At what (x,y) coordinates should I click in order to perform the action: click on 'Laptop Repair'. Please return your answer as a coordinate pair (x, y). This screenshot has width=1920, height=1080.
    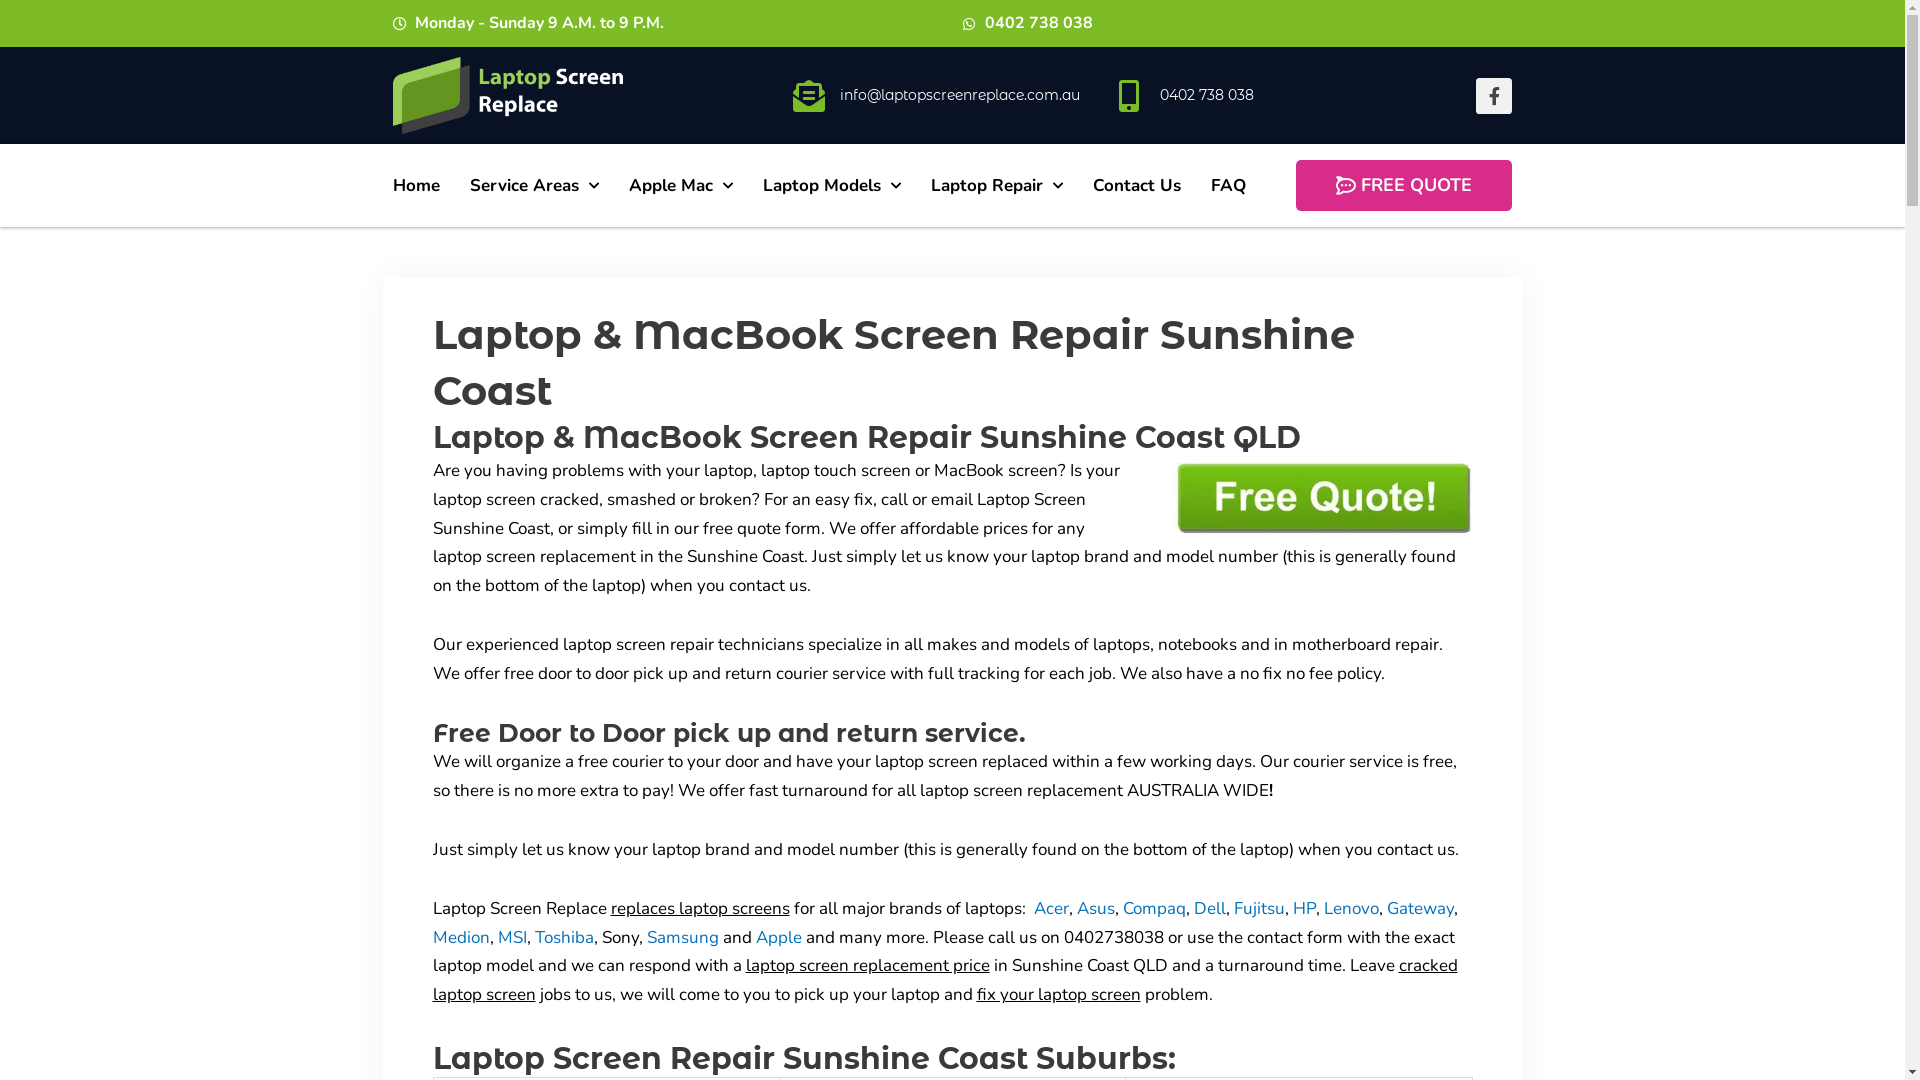
    Looking at the image, I should click on (929, 185).